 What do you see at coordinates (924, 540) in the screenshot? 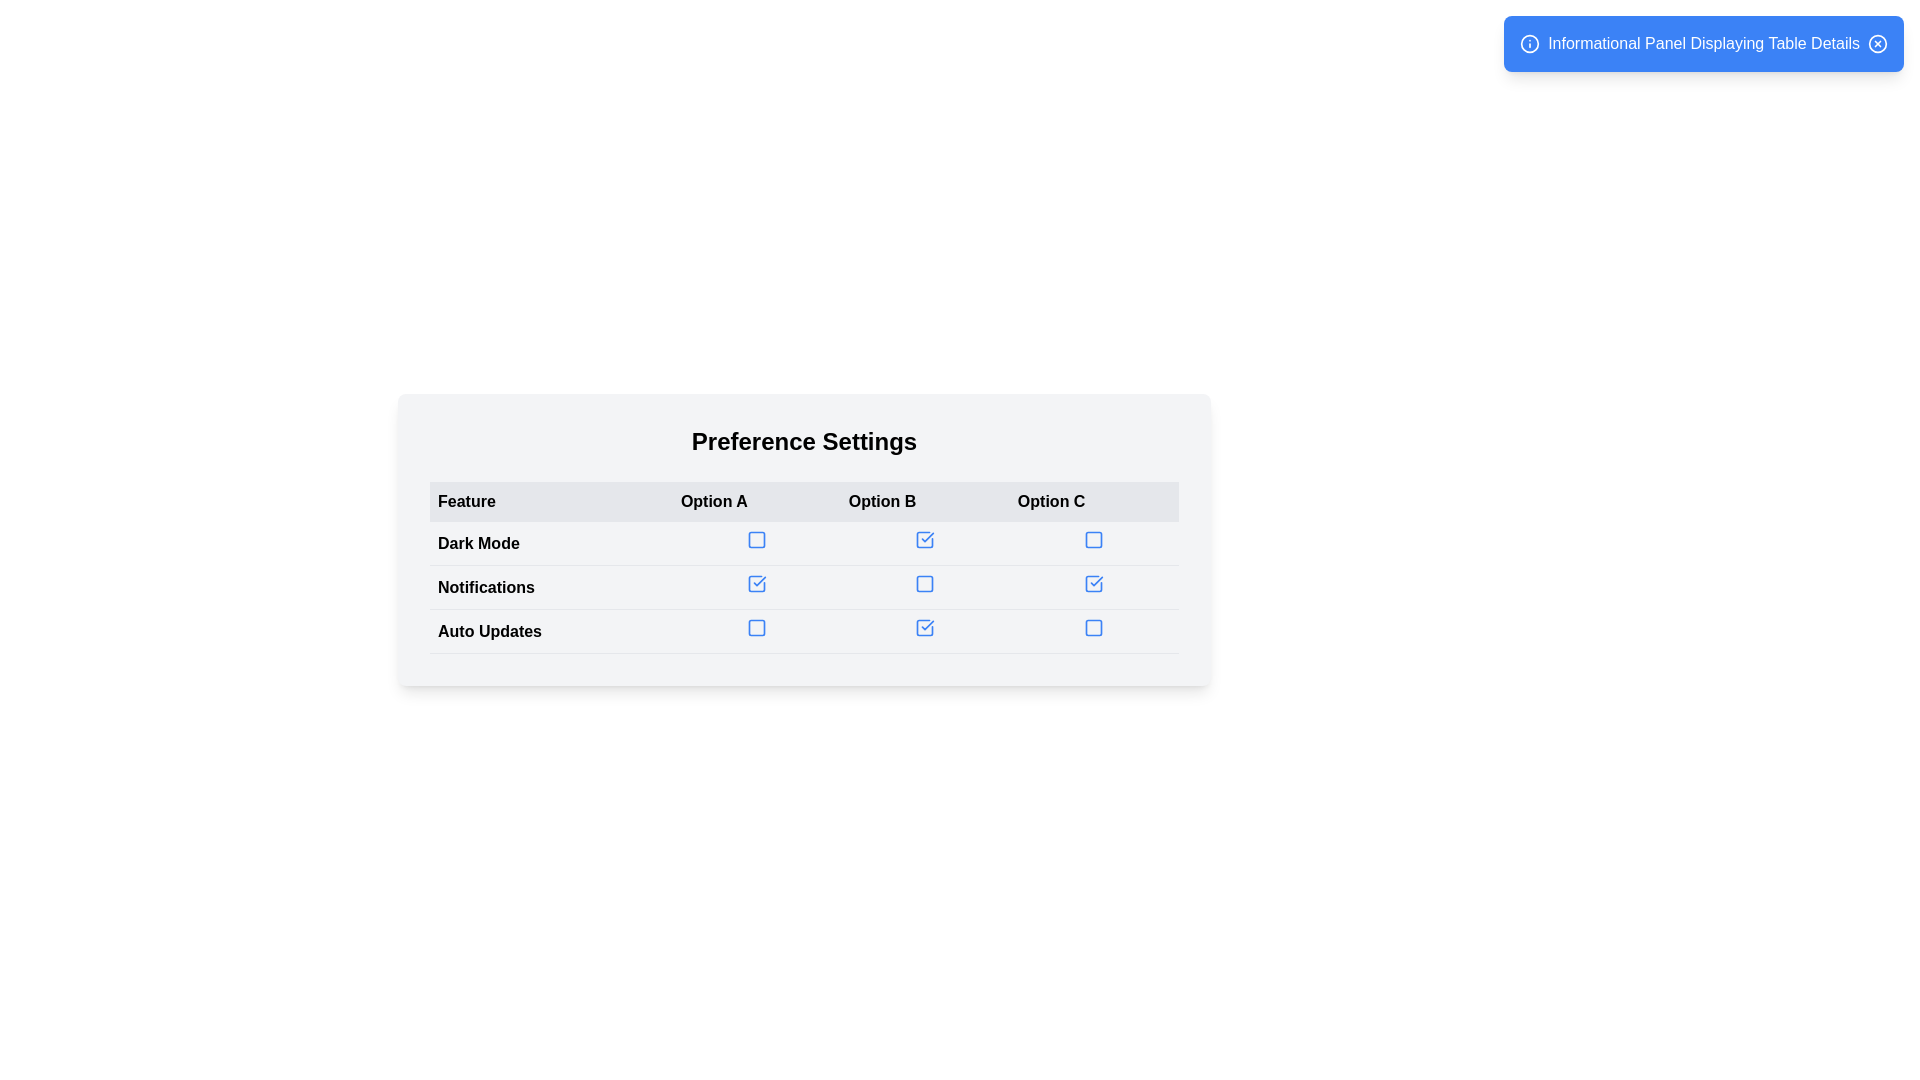
I see `the checkbox for 'Option B' in the 'Preference Settings' table, which toggles the 'Dark Mode' feature` at bounding box center [924, 540].